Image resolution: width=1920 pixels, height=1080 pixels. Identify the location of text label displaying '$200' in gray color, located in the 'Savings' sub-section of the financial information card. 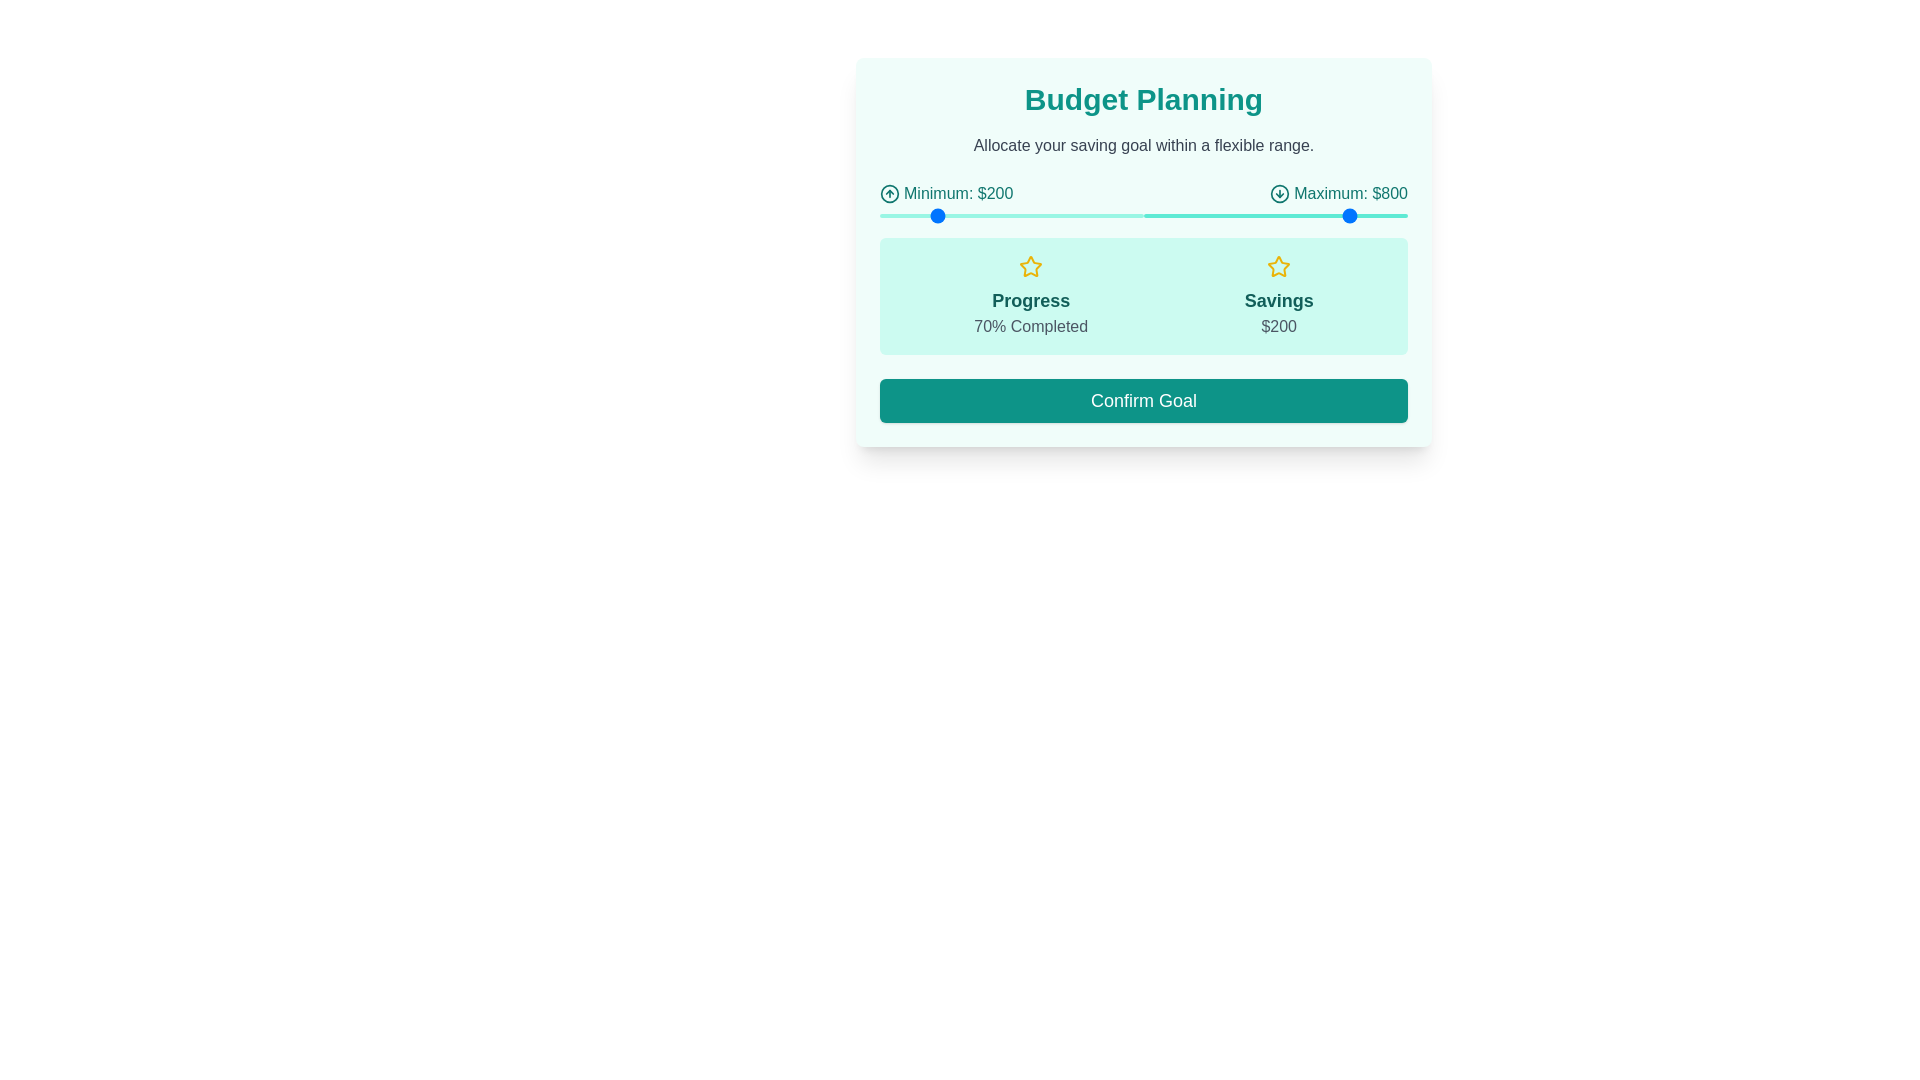
(1278, 325).